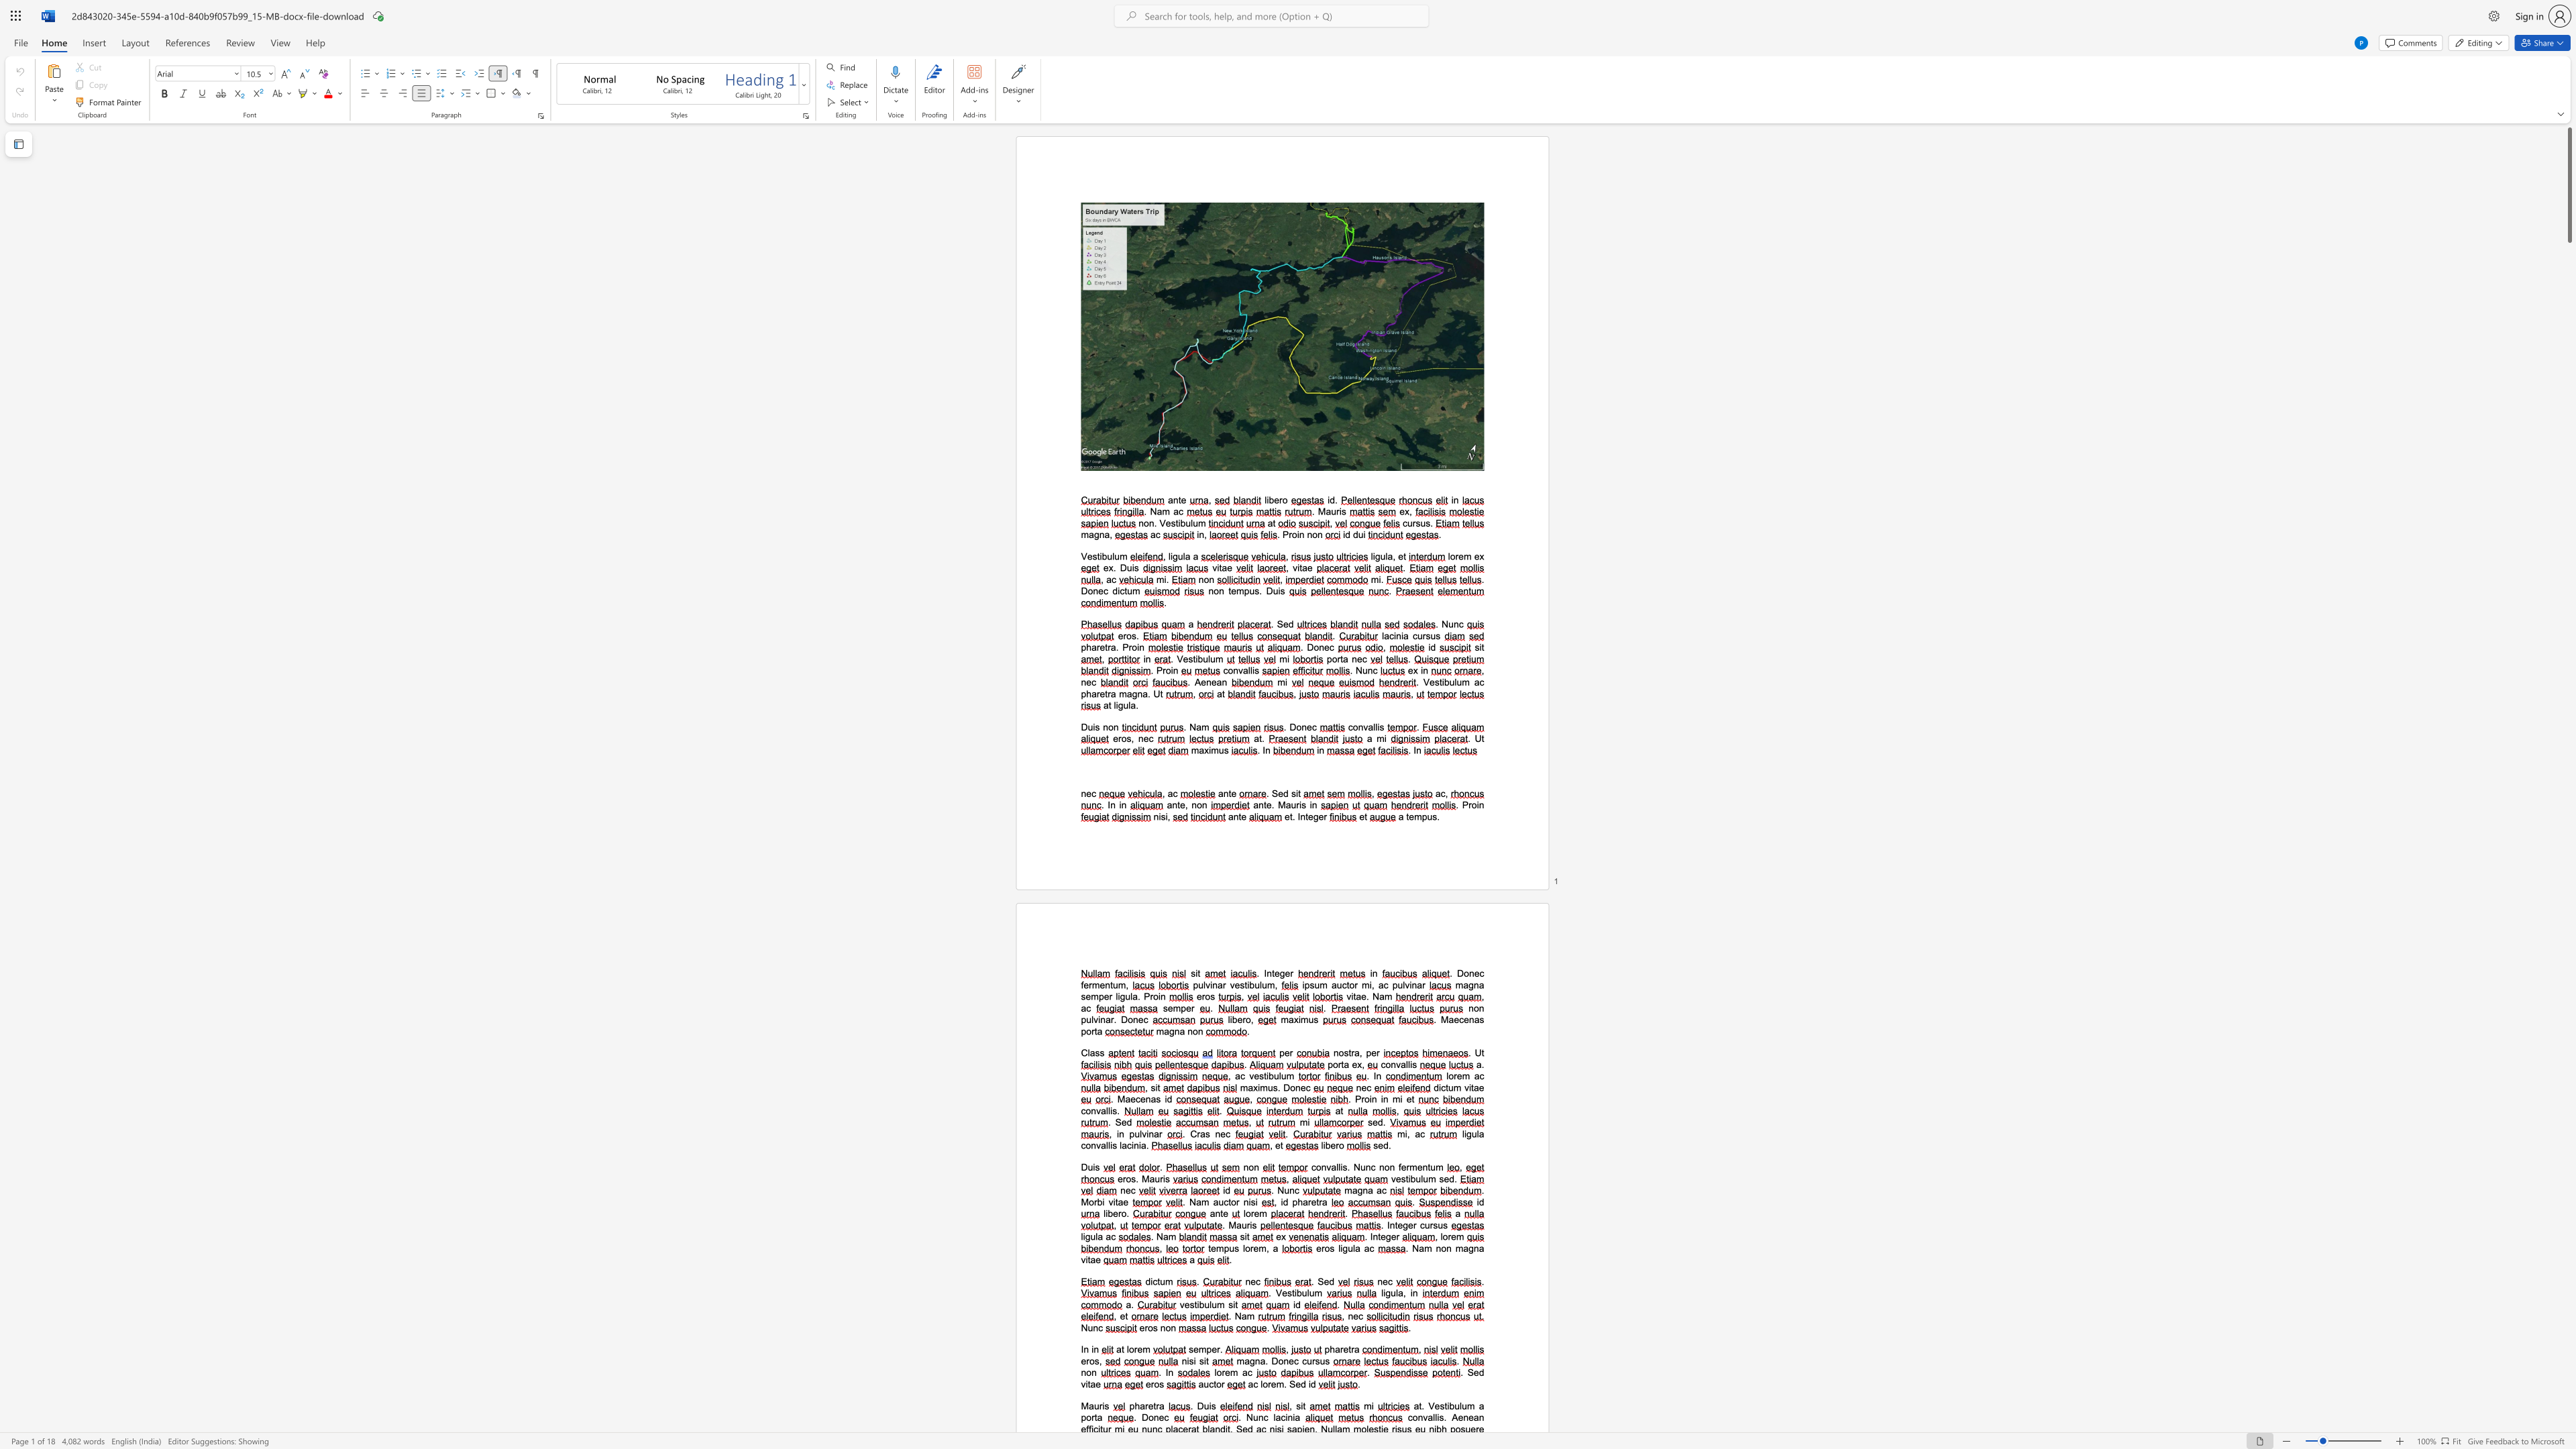 Image resolution: width=2576 pixels, height=1449 pixels. I want to click on the space between the continuous character "e" and "m" in the text, so click(1413, 816).